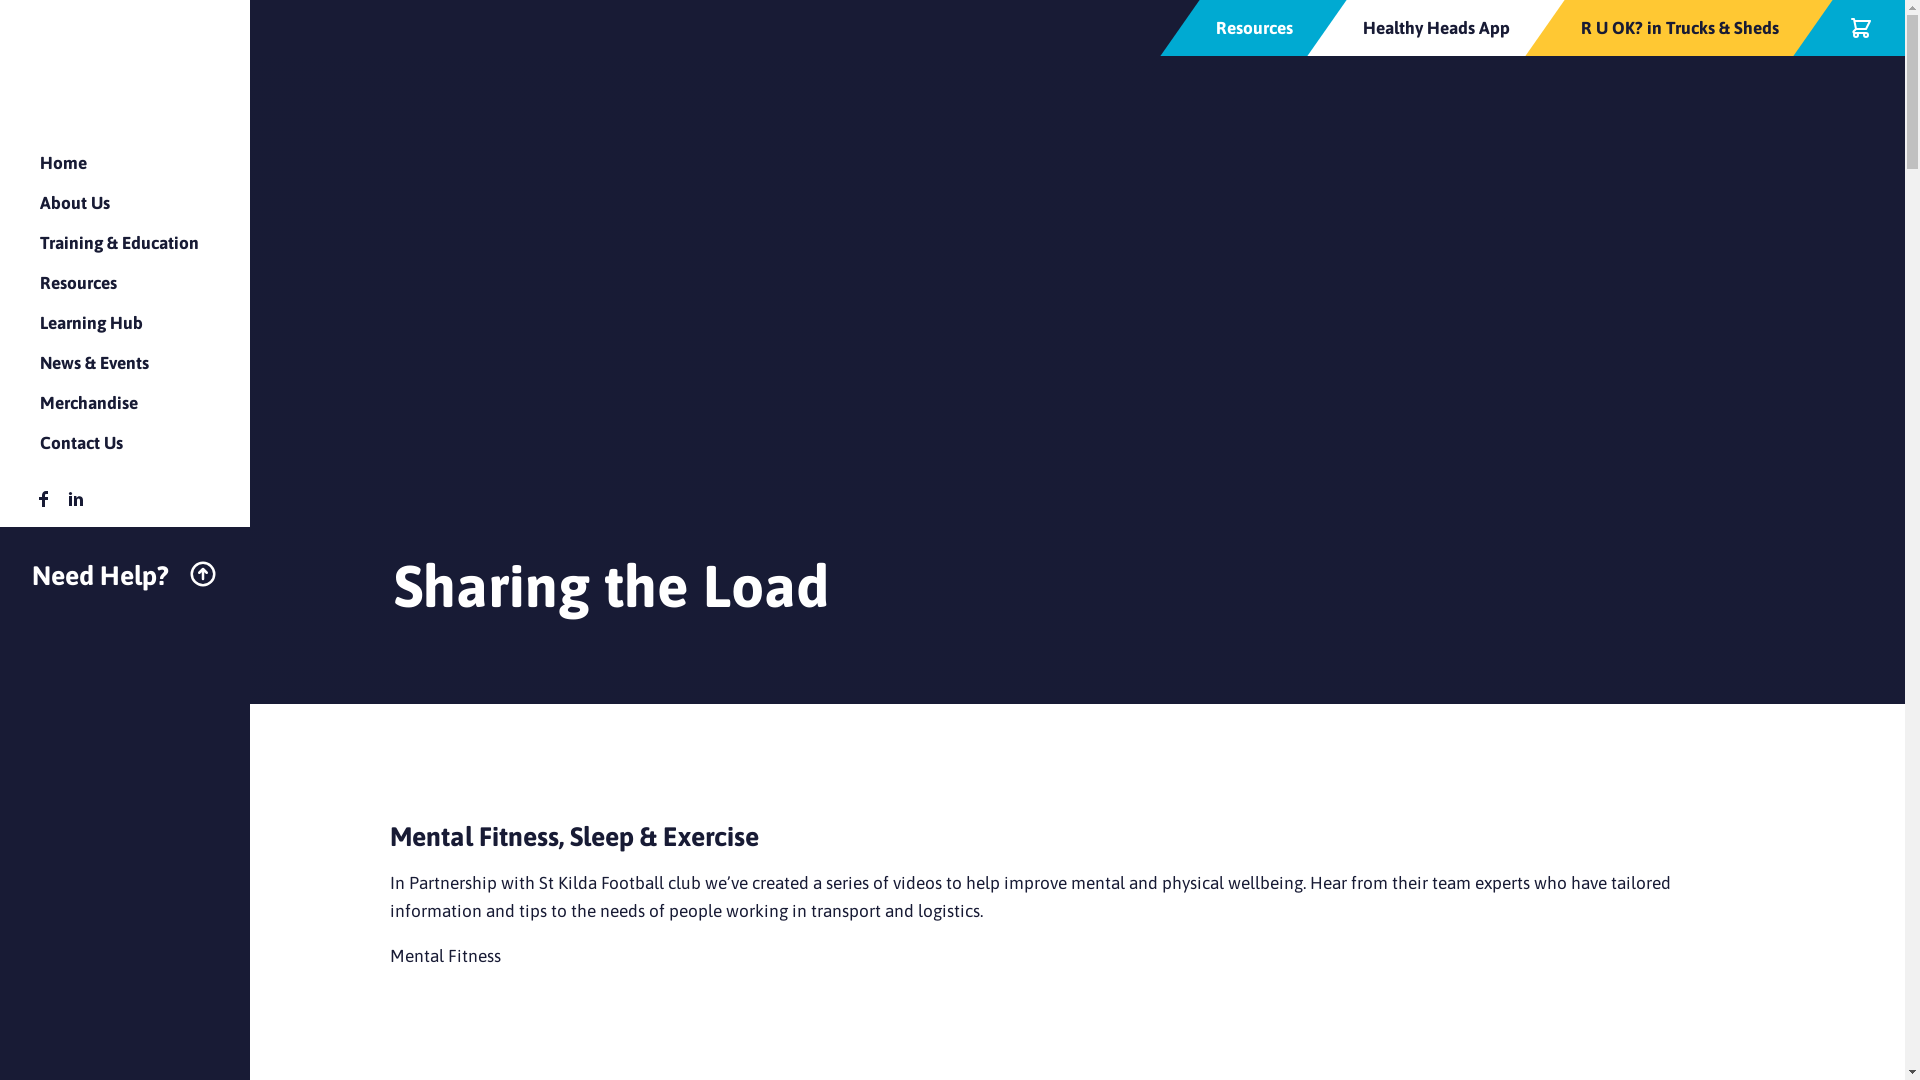 This screenshot has width=1920, height=1080. I want to click on 'Home', so click(63, 161).